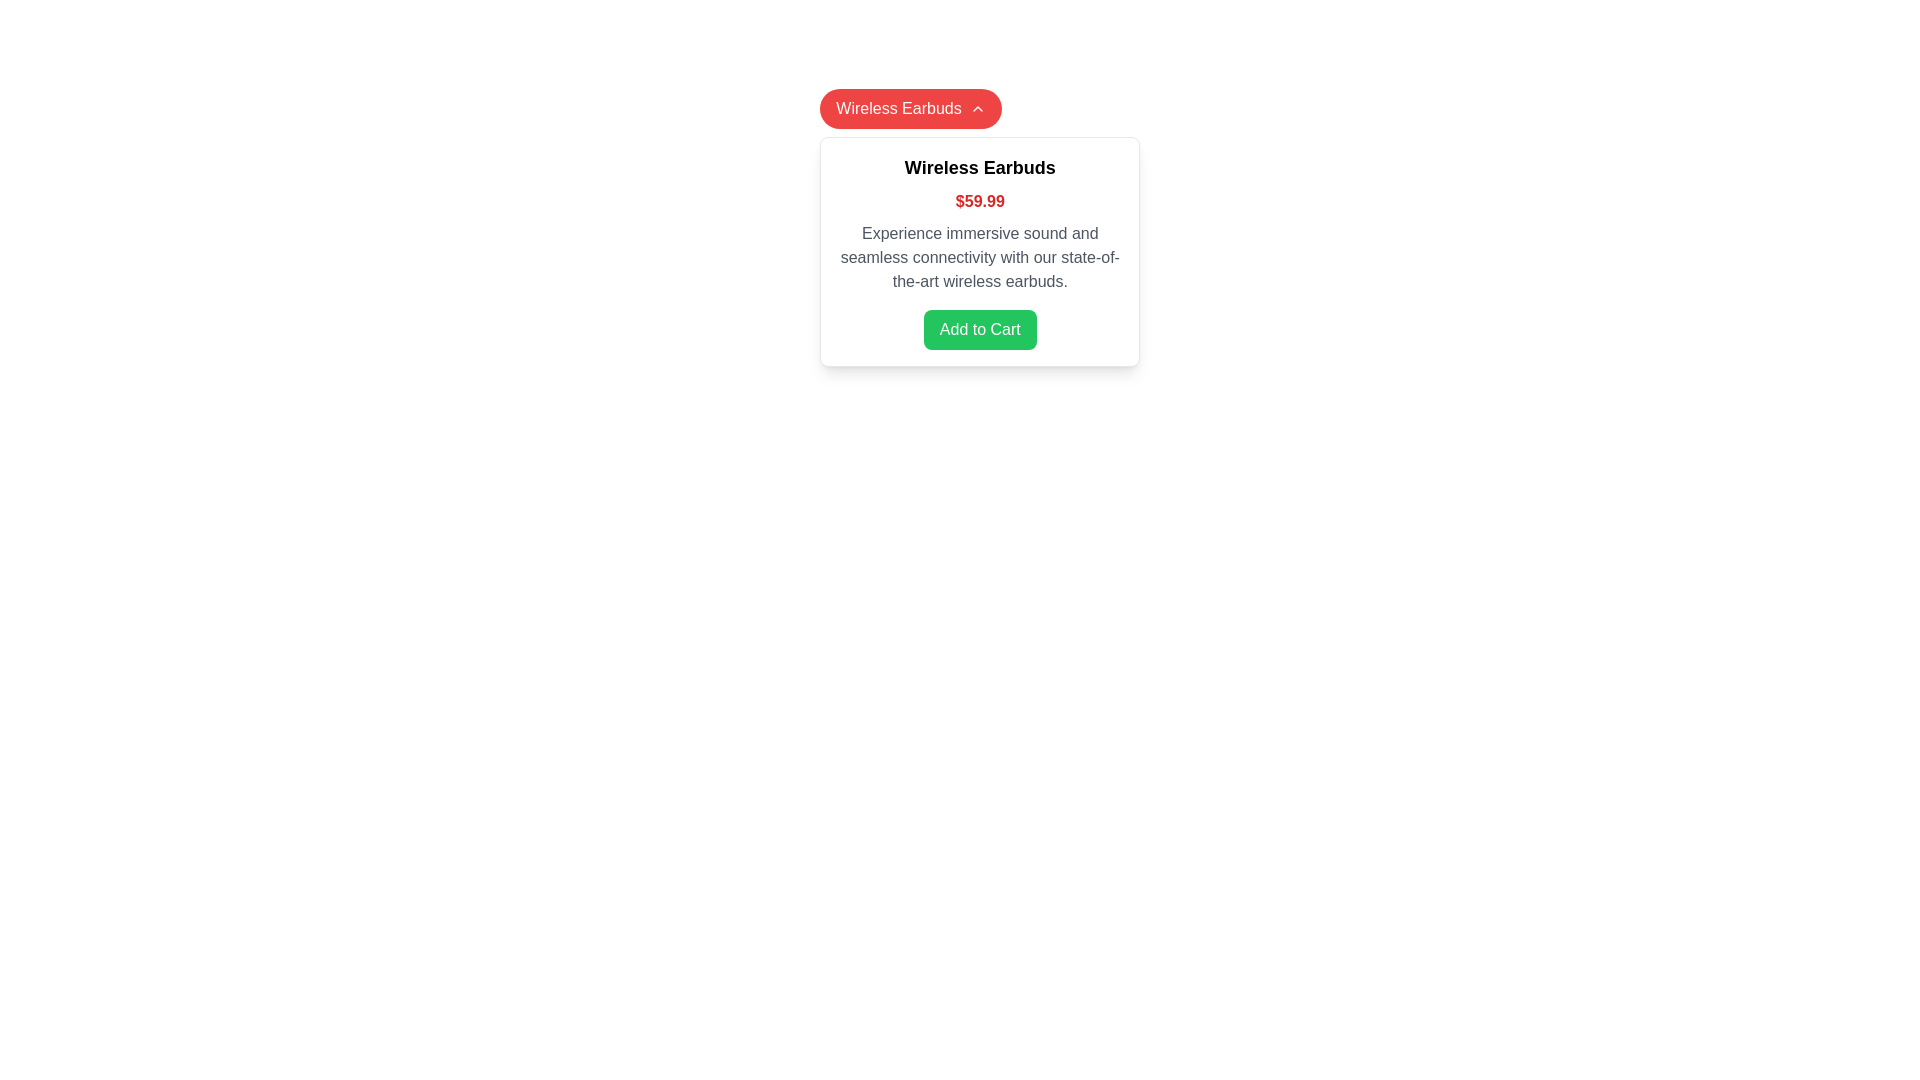  What do you see at coordinates (980, 201) in the screenshot?
I see `the text label displaying '$59.99', which is in bold red font and located centrally within a card below the title 'Wireless Earbuds'` at bounding box center [980, 201].